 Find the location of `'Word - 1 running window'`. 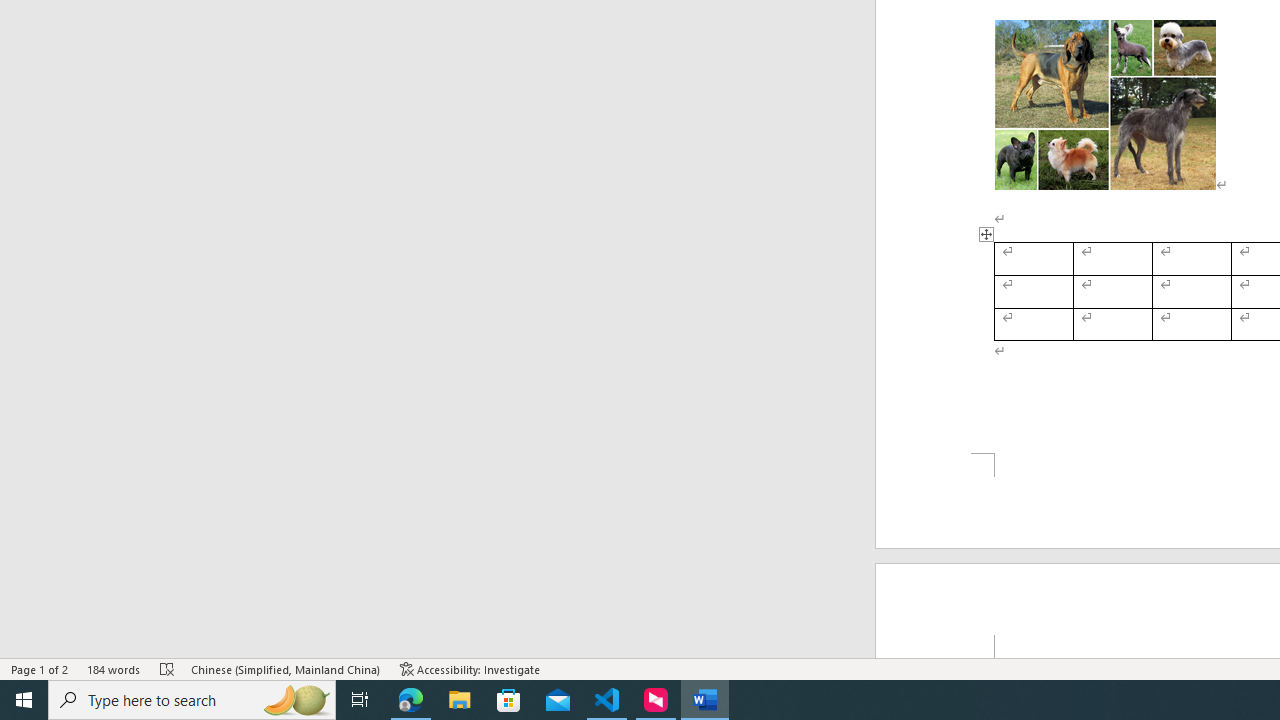

'Word - 1 running window' is located at coordinates (705, 698).